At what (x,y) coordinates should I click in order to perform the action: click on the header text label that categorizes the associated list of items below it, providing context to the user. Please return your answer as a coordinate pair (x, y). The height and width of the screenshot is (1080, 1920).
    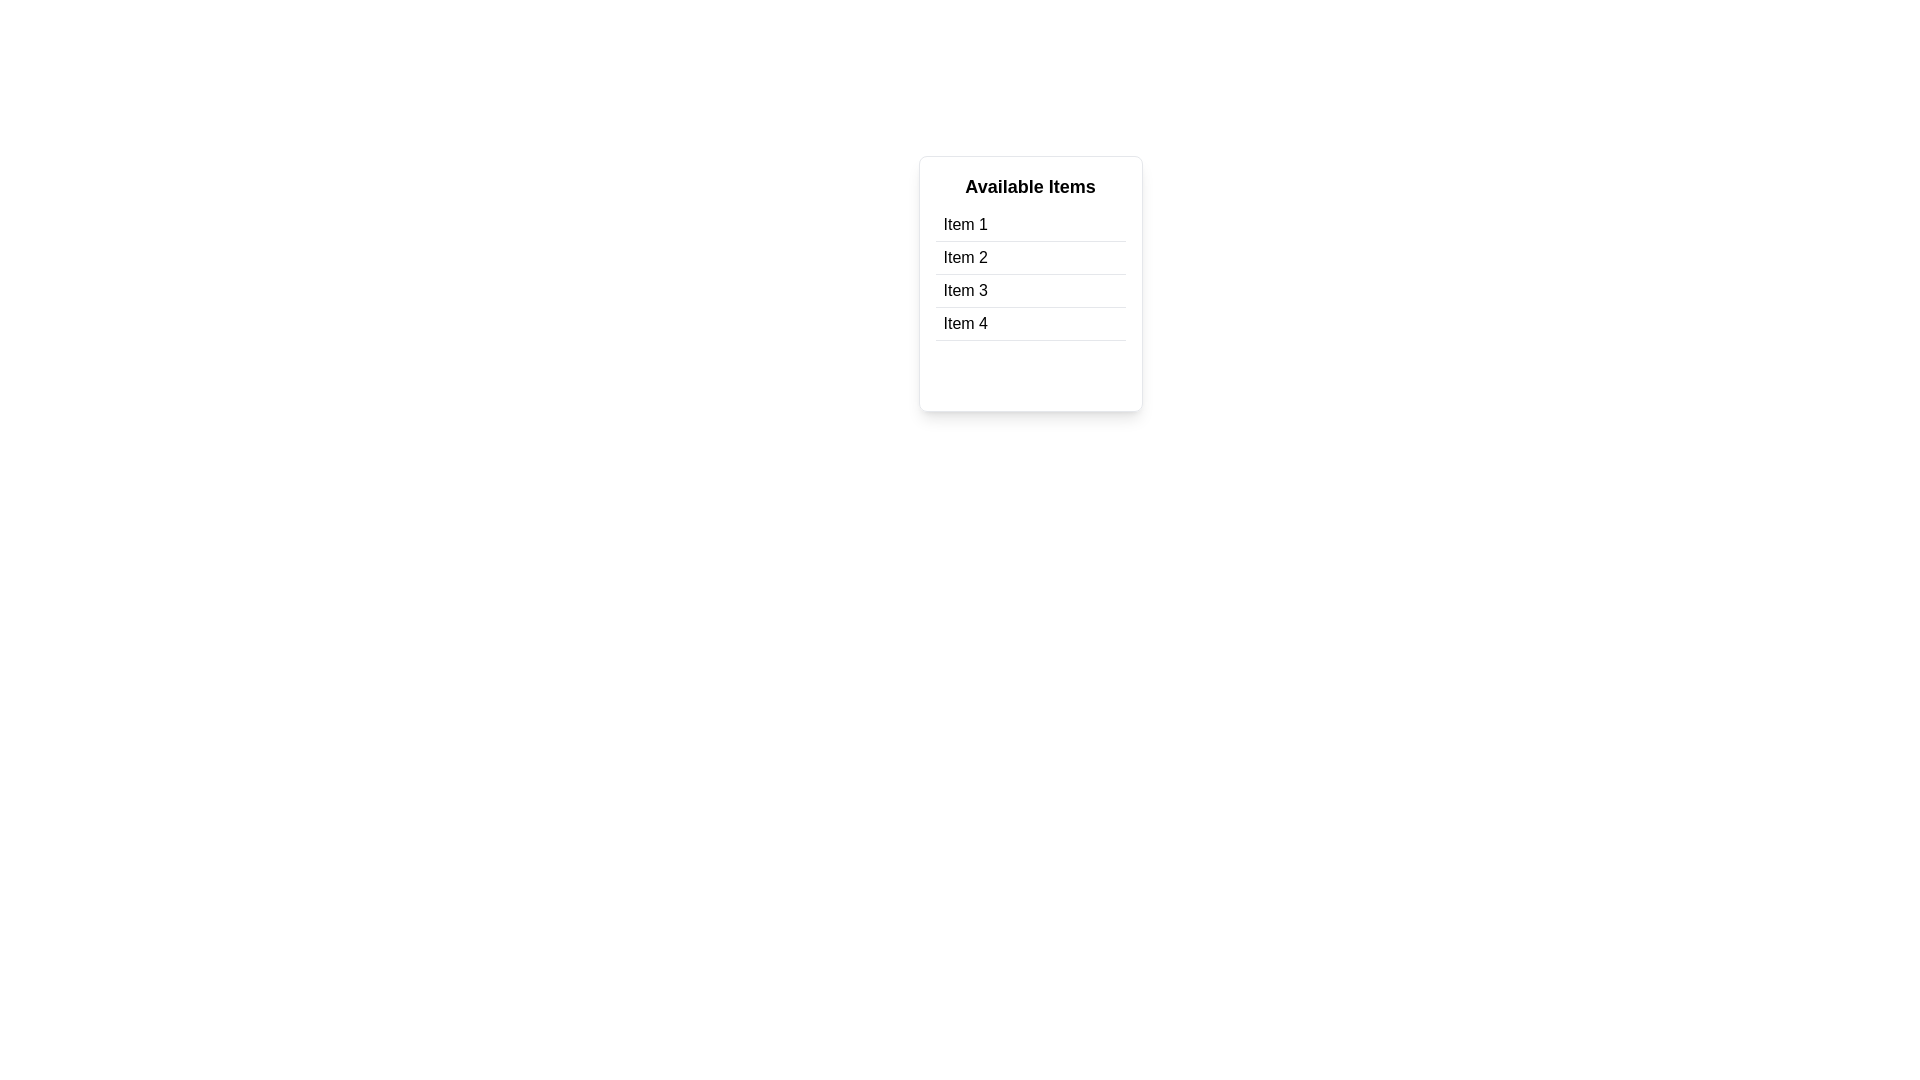
    Looking at the image, I should click on (1030, 186).